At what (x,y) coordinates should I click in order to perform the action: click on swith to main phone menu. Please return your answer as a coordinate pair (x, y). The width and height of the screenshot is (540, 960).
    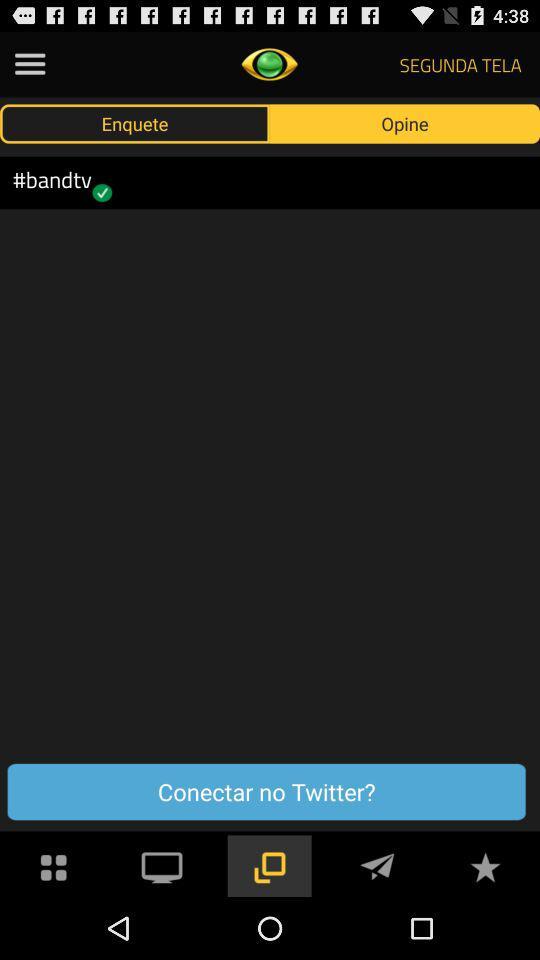
    Looking at the image, I should click on (54, 864).